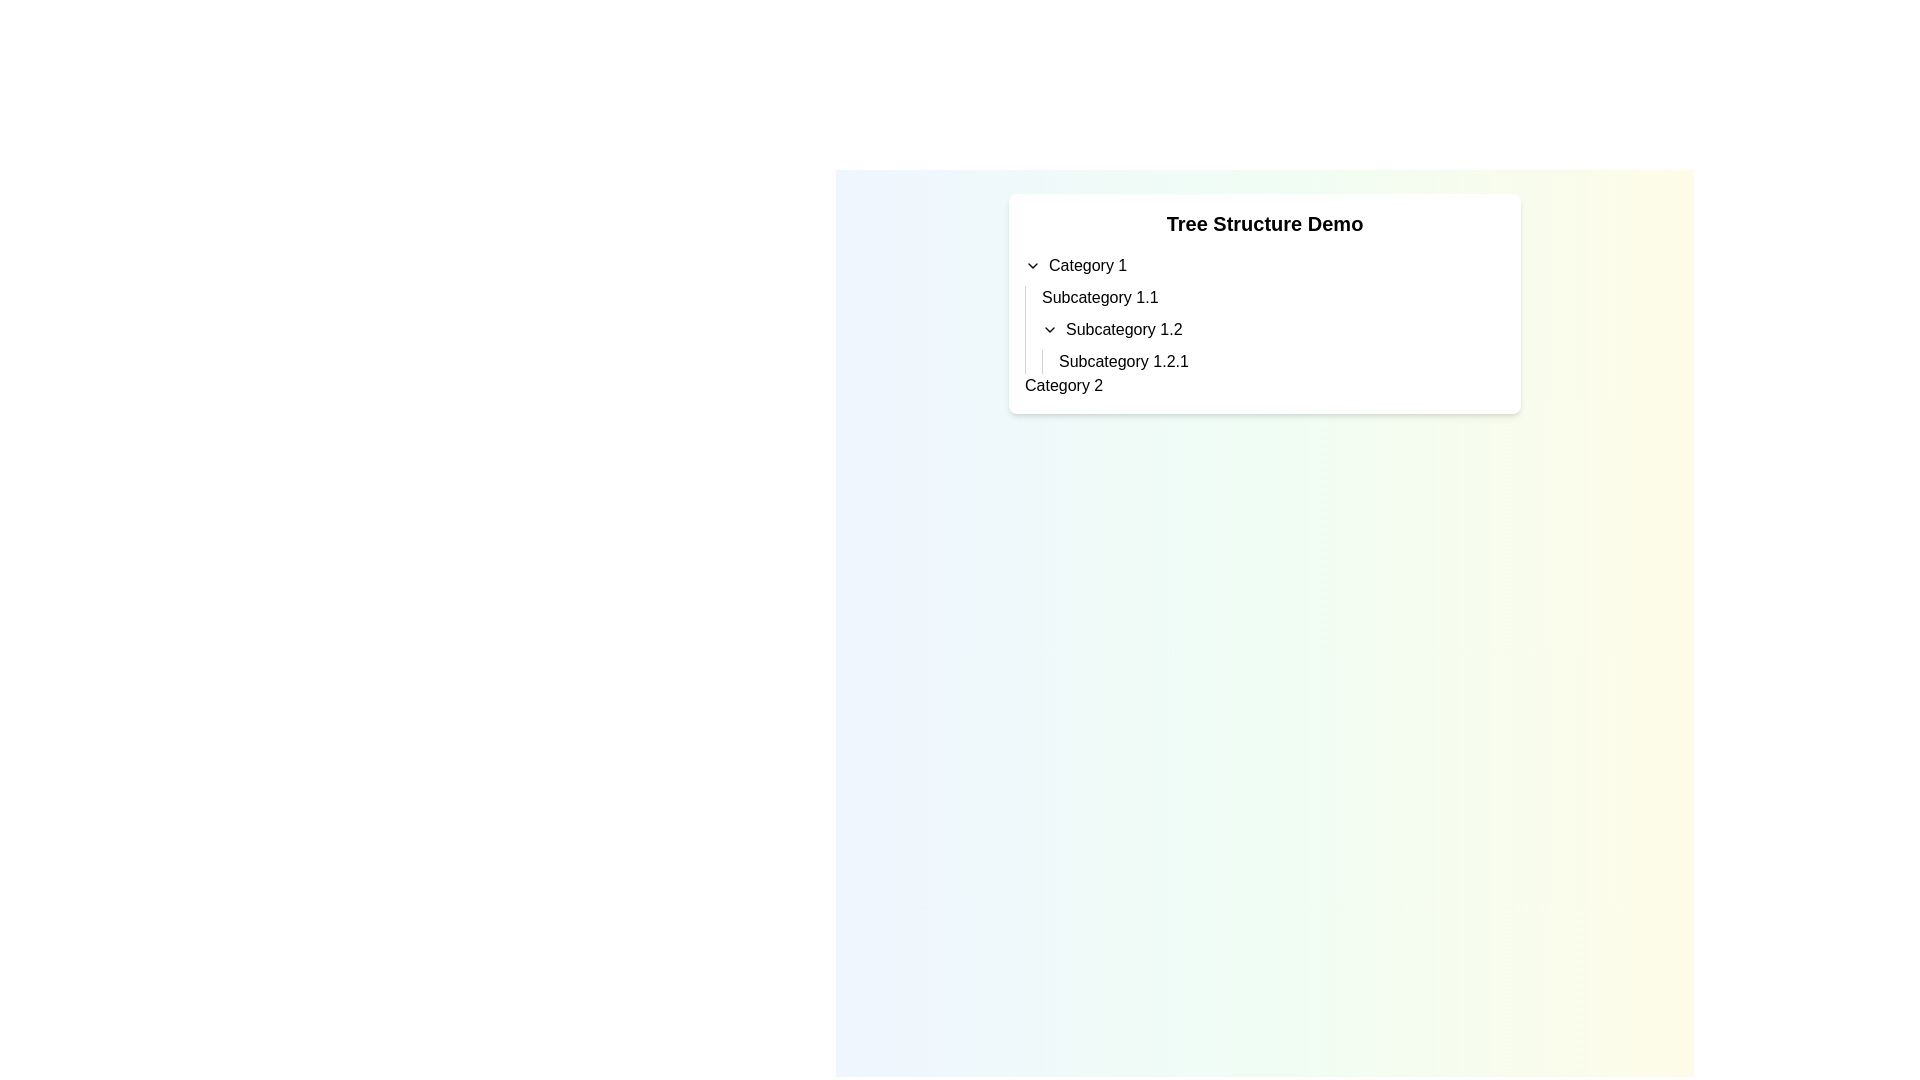 The image size is (1920, 1080). I want to click on the collapsible control indicator SVG icon for 'Subcategory 1.2', which is positioned to the left of the text element indicating the section can be expanded or collapsed, so click(1049, 329).